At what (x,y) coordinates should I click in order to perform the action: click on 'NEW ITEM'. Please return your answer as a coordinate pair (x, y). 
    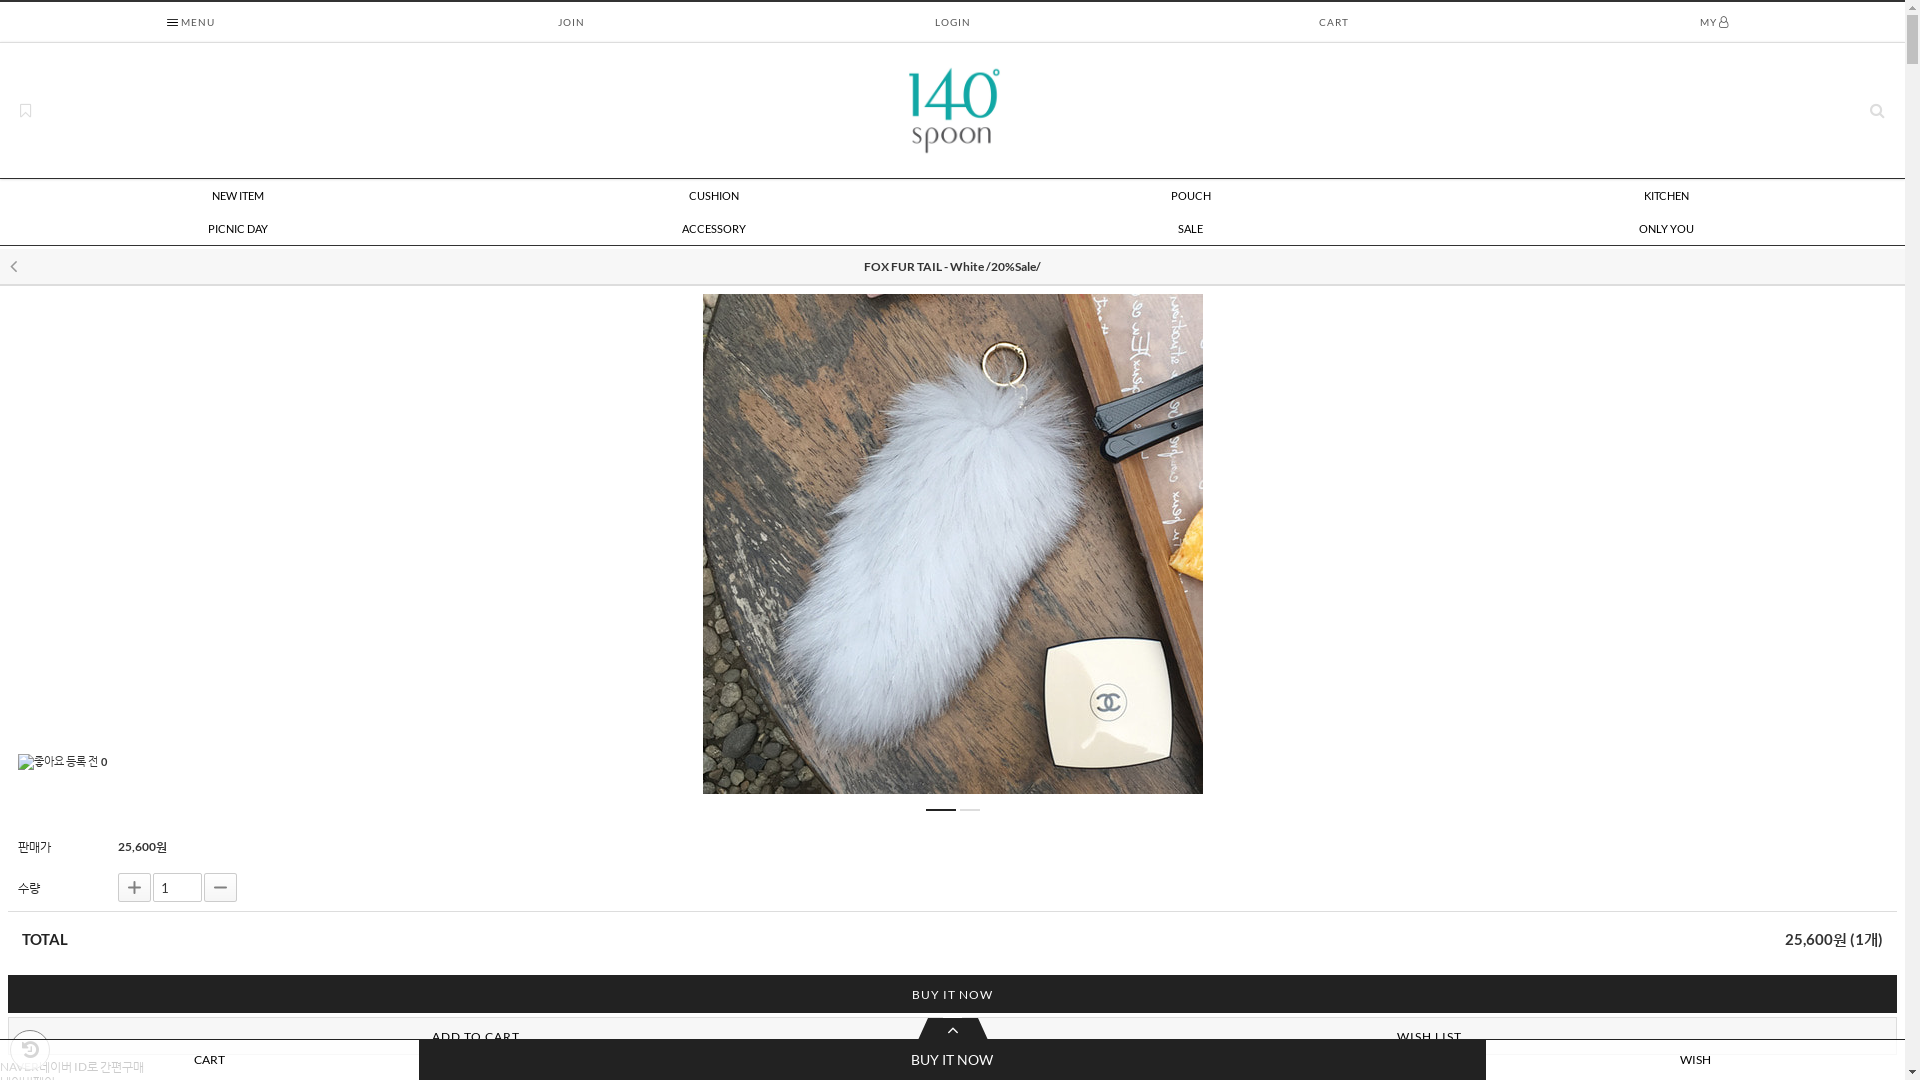
    Looking at the image, I should click on (238, 196).